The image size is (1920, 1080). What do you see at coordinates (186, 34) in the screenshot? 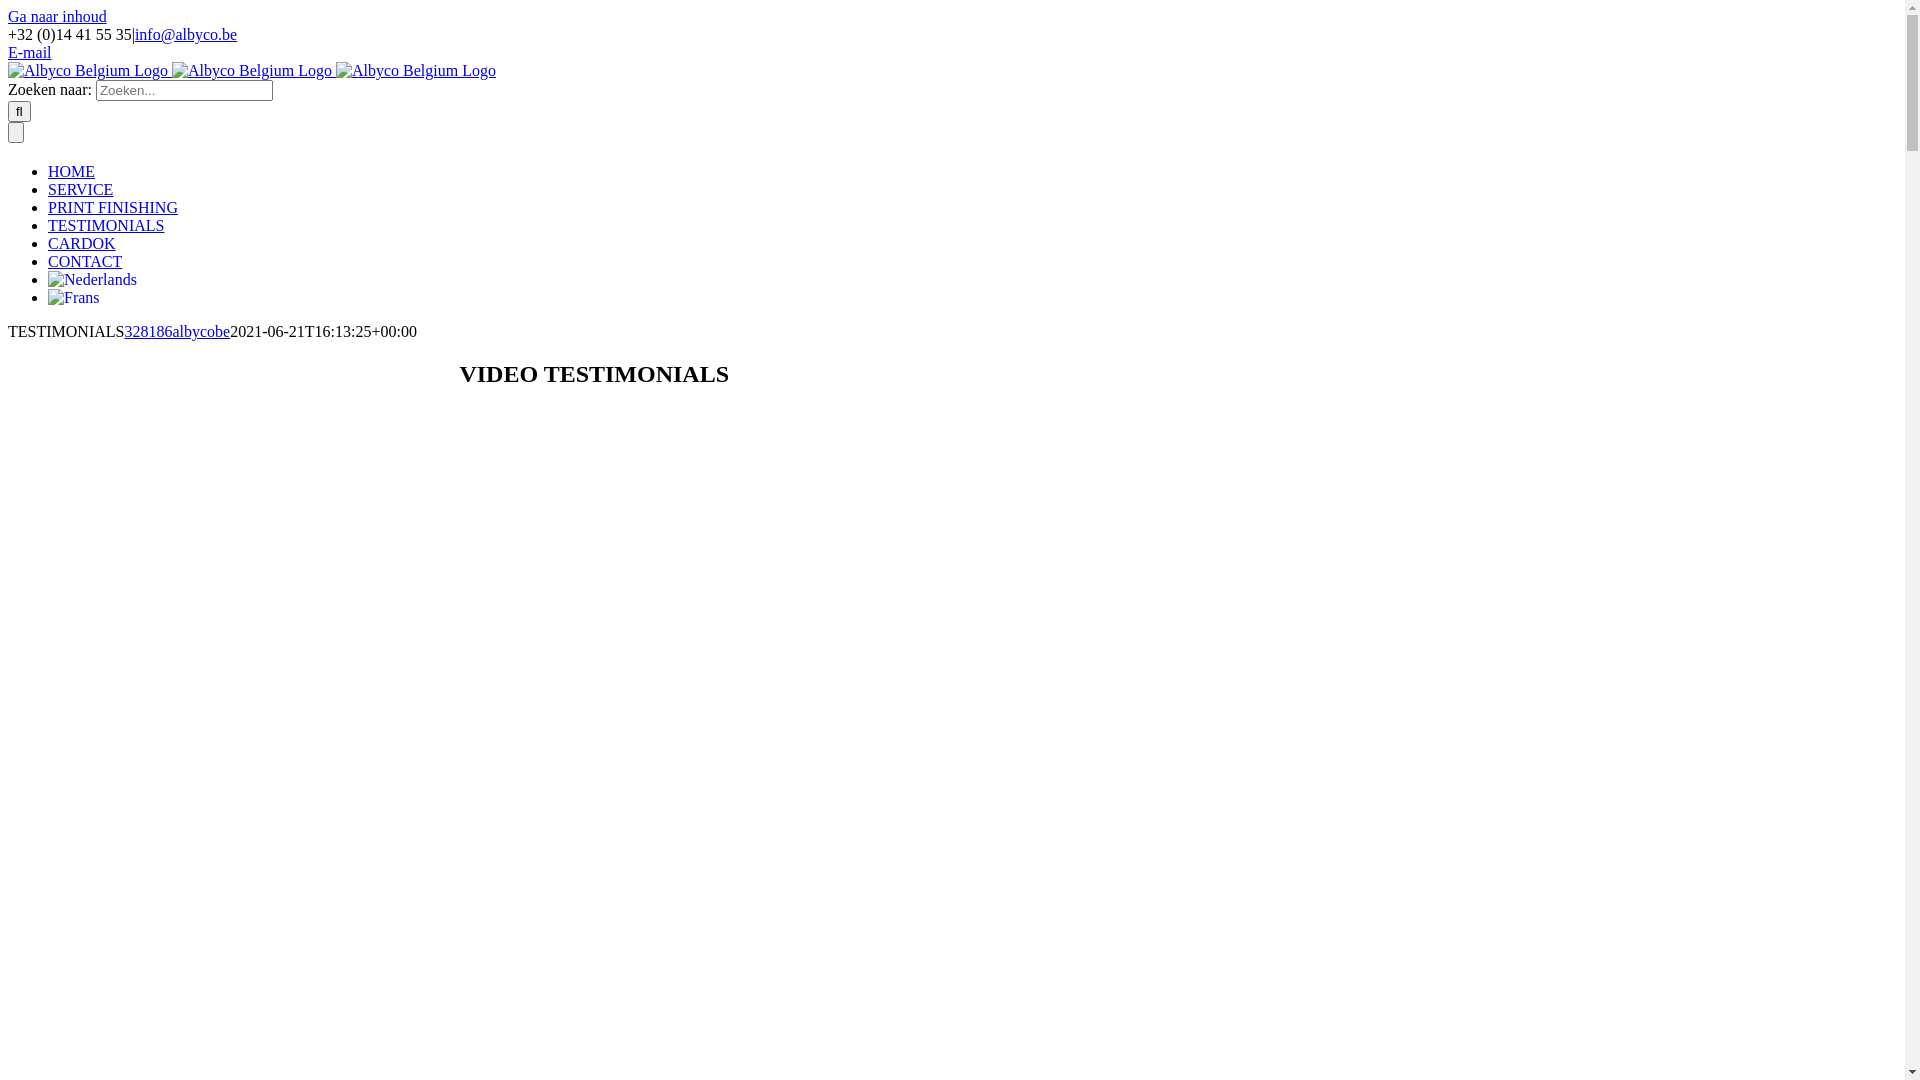
I see `'info@albyco.be'` at bounding box center [186, 34].